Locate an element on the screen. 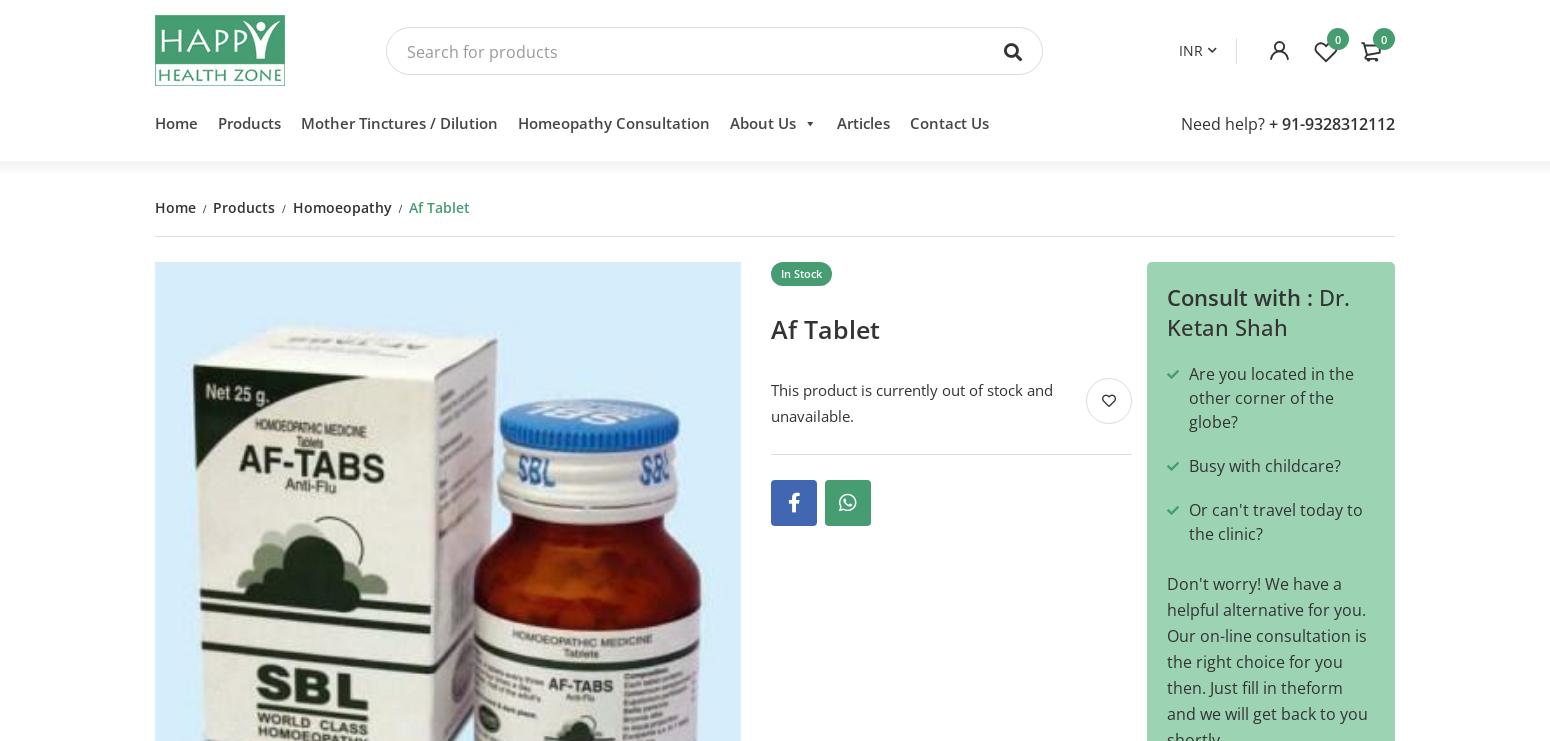  'Homeopathy consultation' is located at coordinates (613, 130).